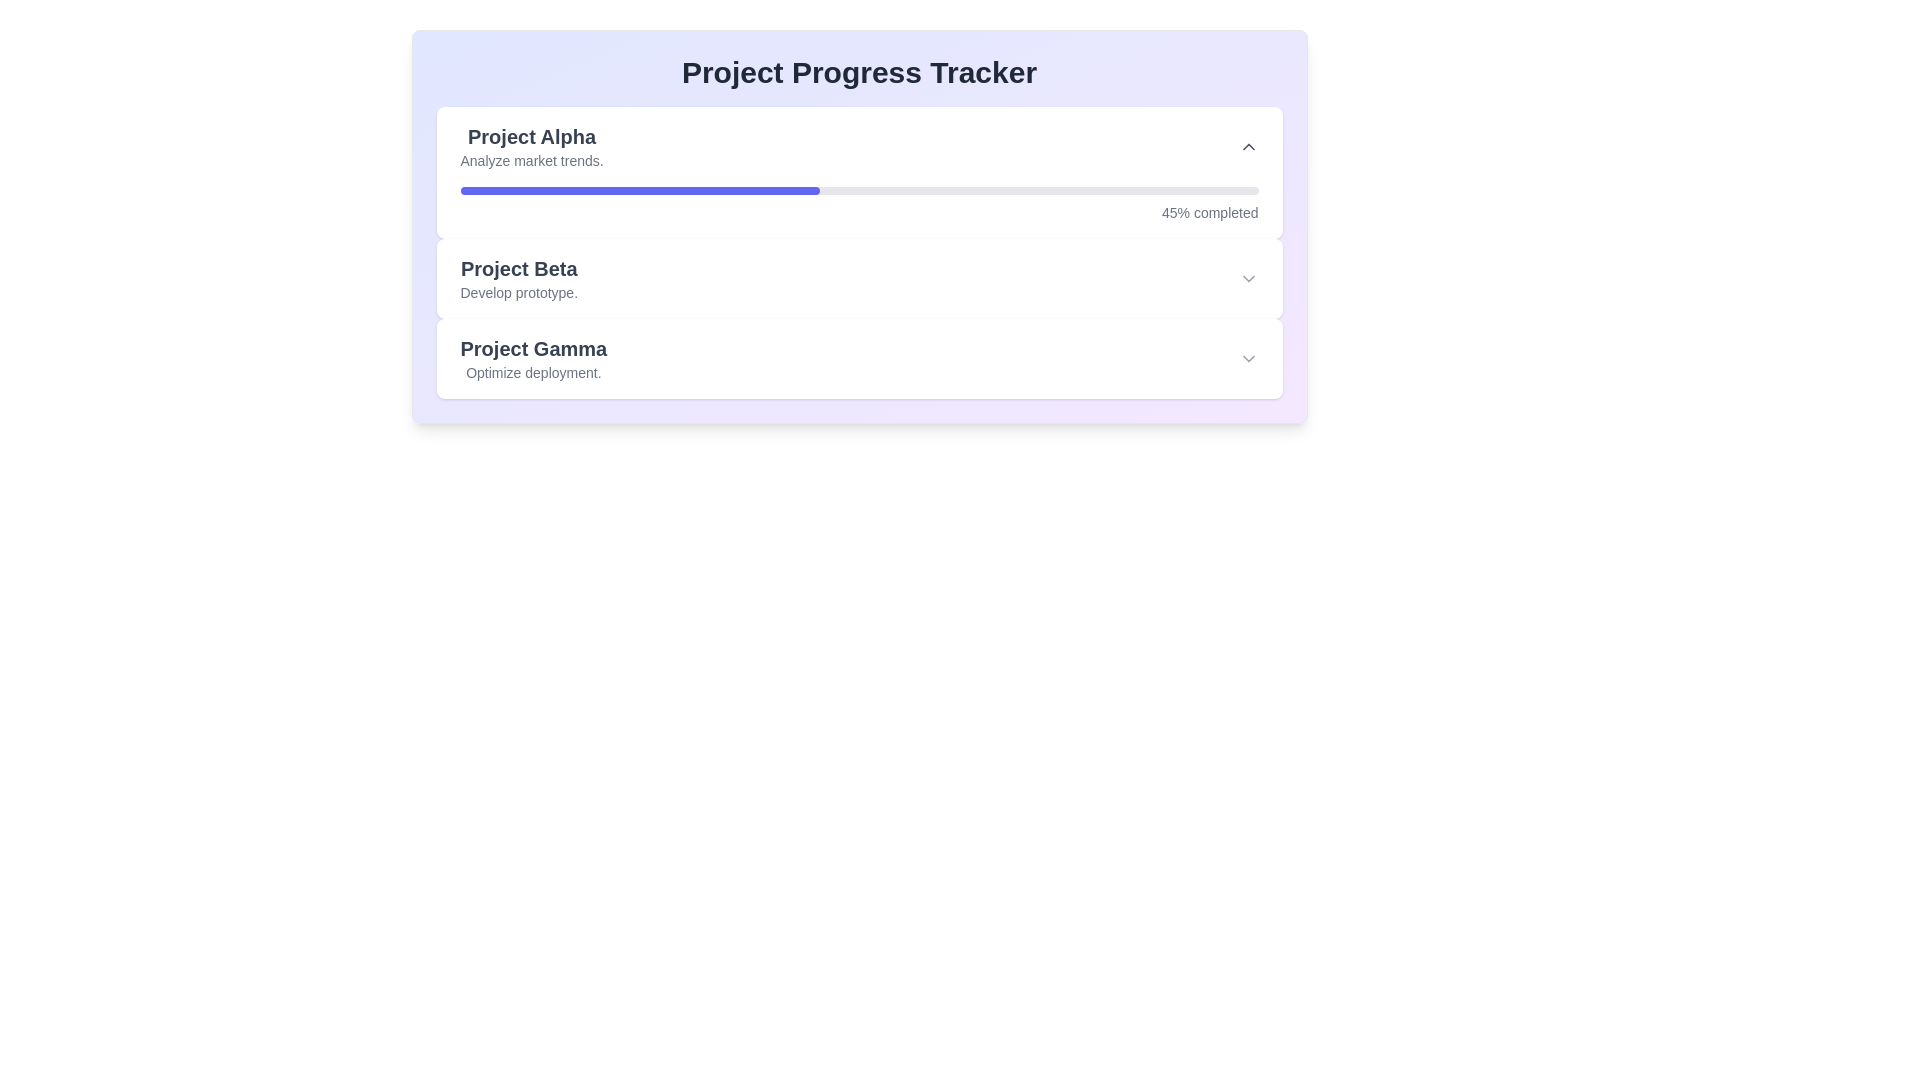  I want to click on the dropdown toggle button located in the rightmost position of the 'Project Gamma' entry, so click(1247, 357).